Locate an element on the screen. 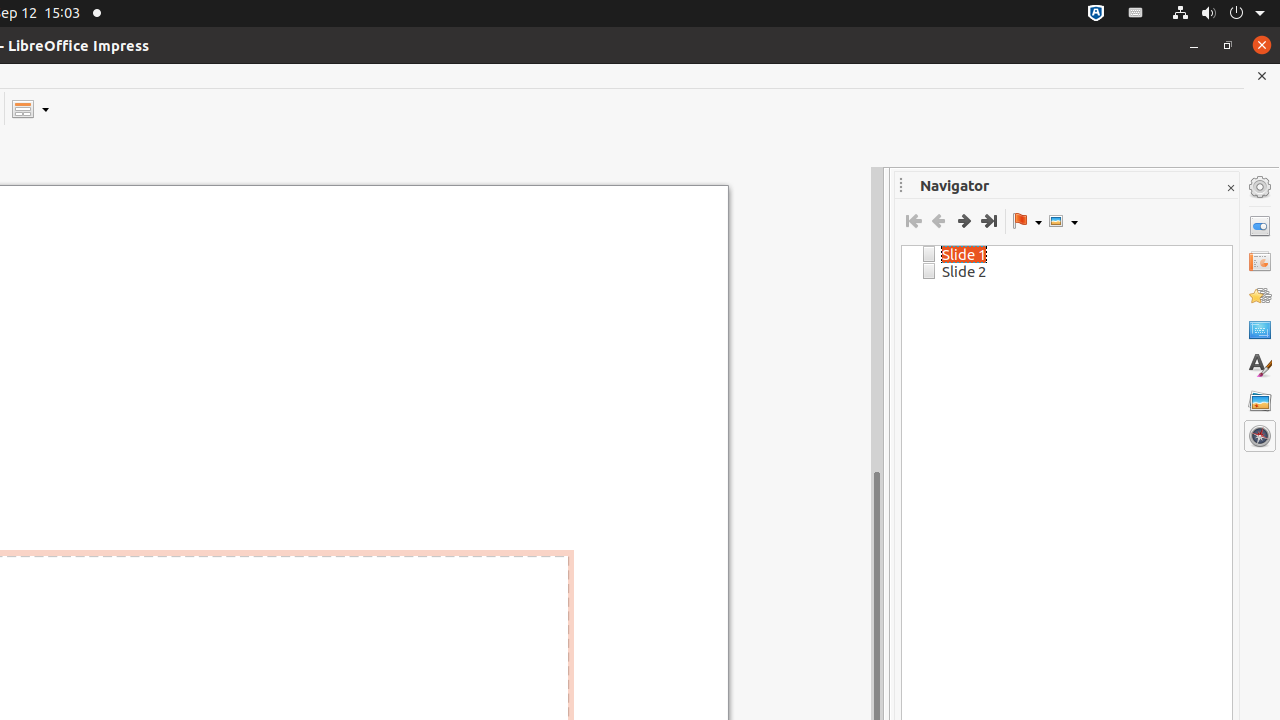 The width and height of the screenshot is (1280, 720). 'Styles' is located at coordinates (1259, 365).